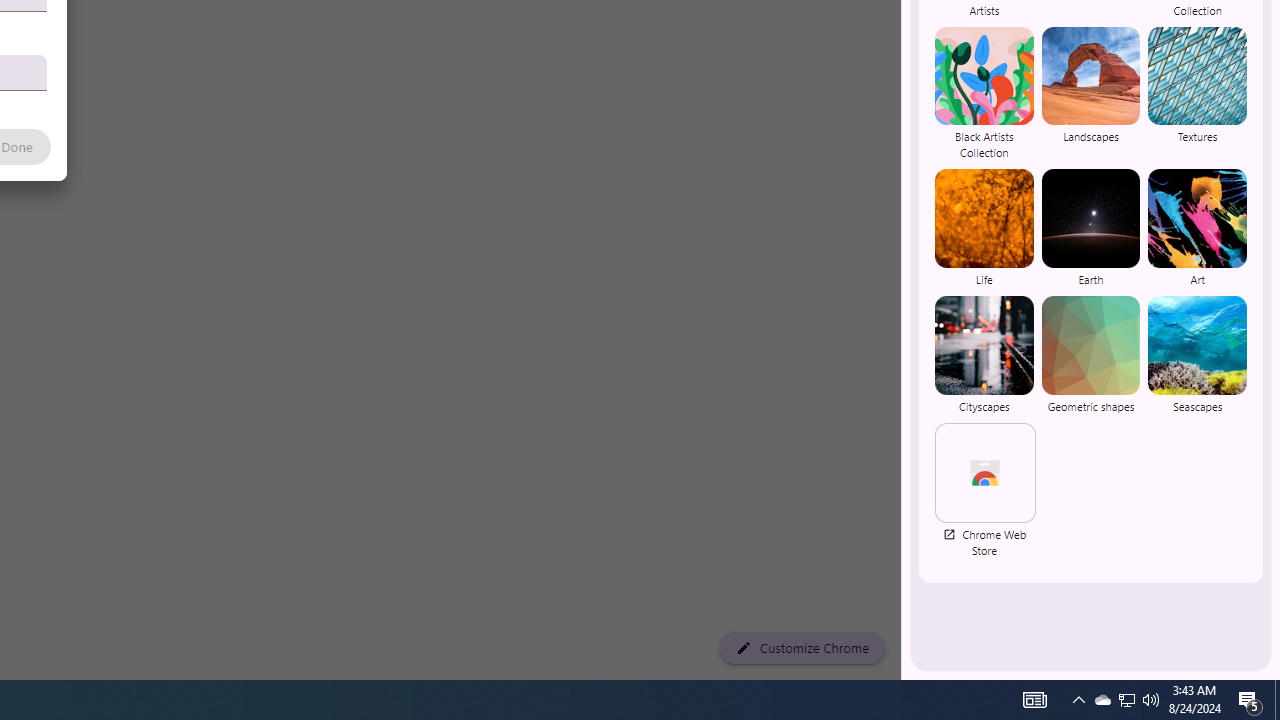 The width and height of the screenshot is (1280, 720). Describe the element at coordinates (1089, 227) in the screenshot. I see `'Earth'` at that location.